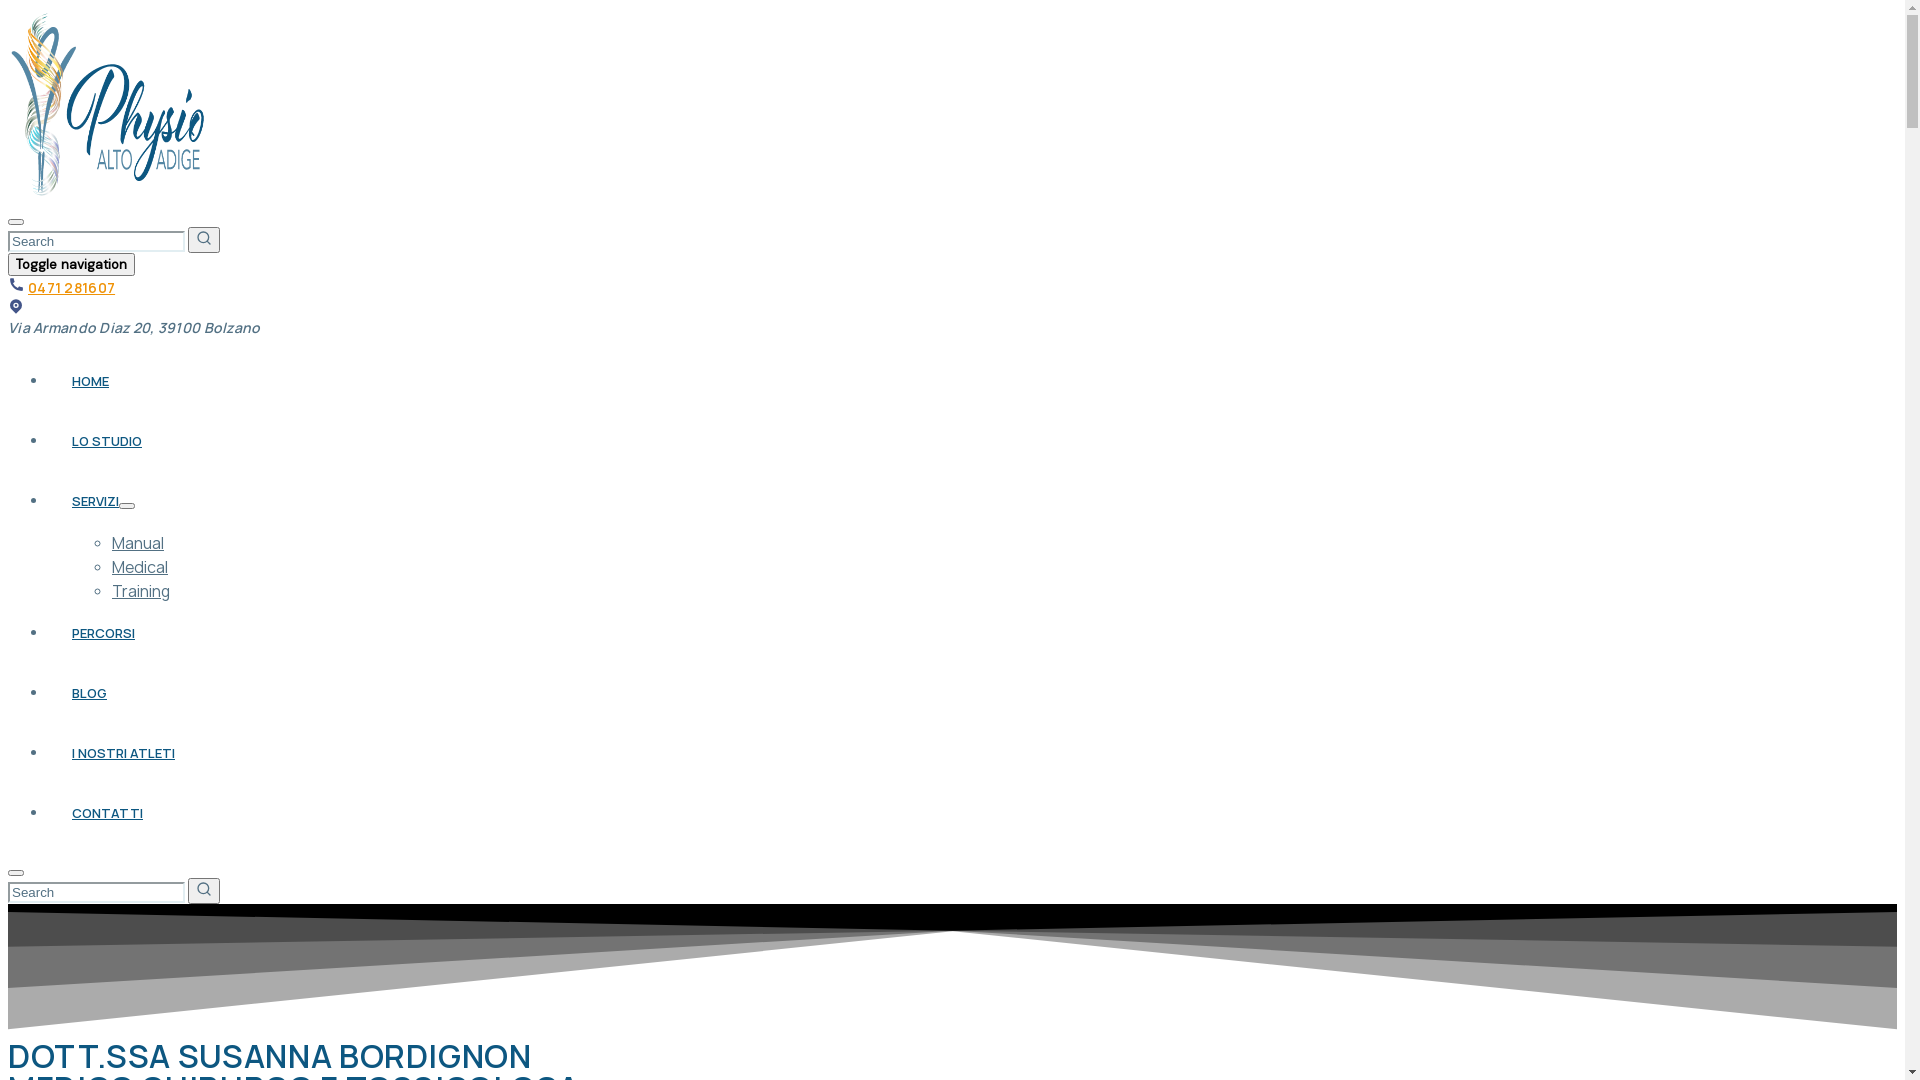  Describe the element at coordinates (138, 567) in the screenshot. I see `'Medical'` at that location.